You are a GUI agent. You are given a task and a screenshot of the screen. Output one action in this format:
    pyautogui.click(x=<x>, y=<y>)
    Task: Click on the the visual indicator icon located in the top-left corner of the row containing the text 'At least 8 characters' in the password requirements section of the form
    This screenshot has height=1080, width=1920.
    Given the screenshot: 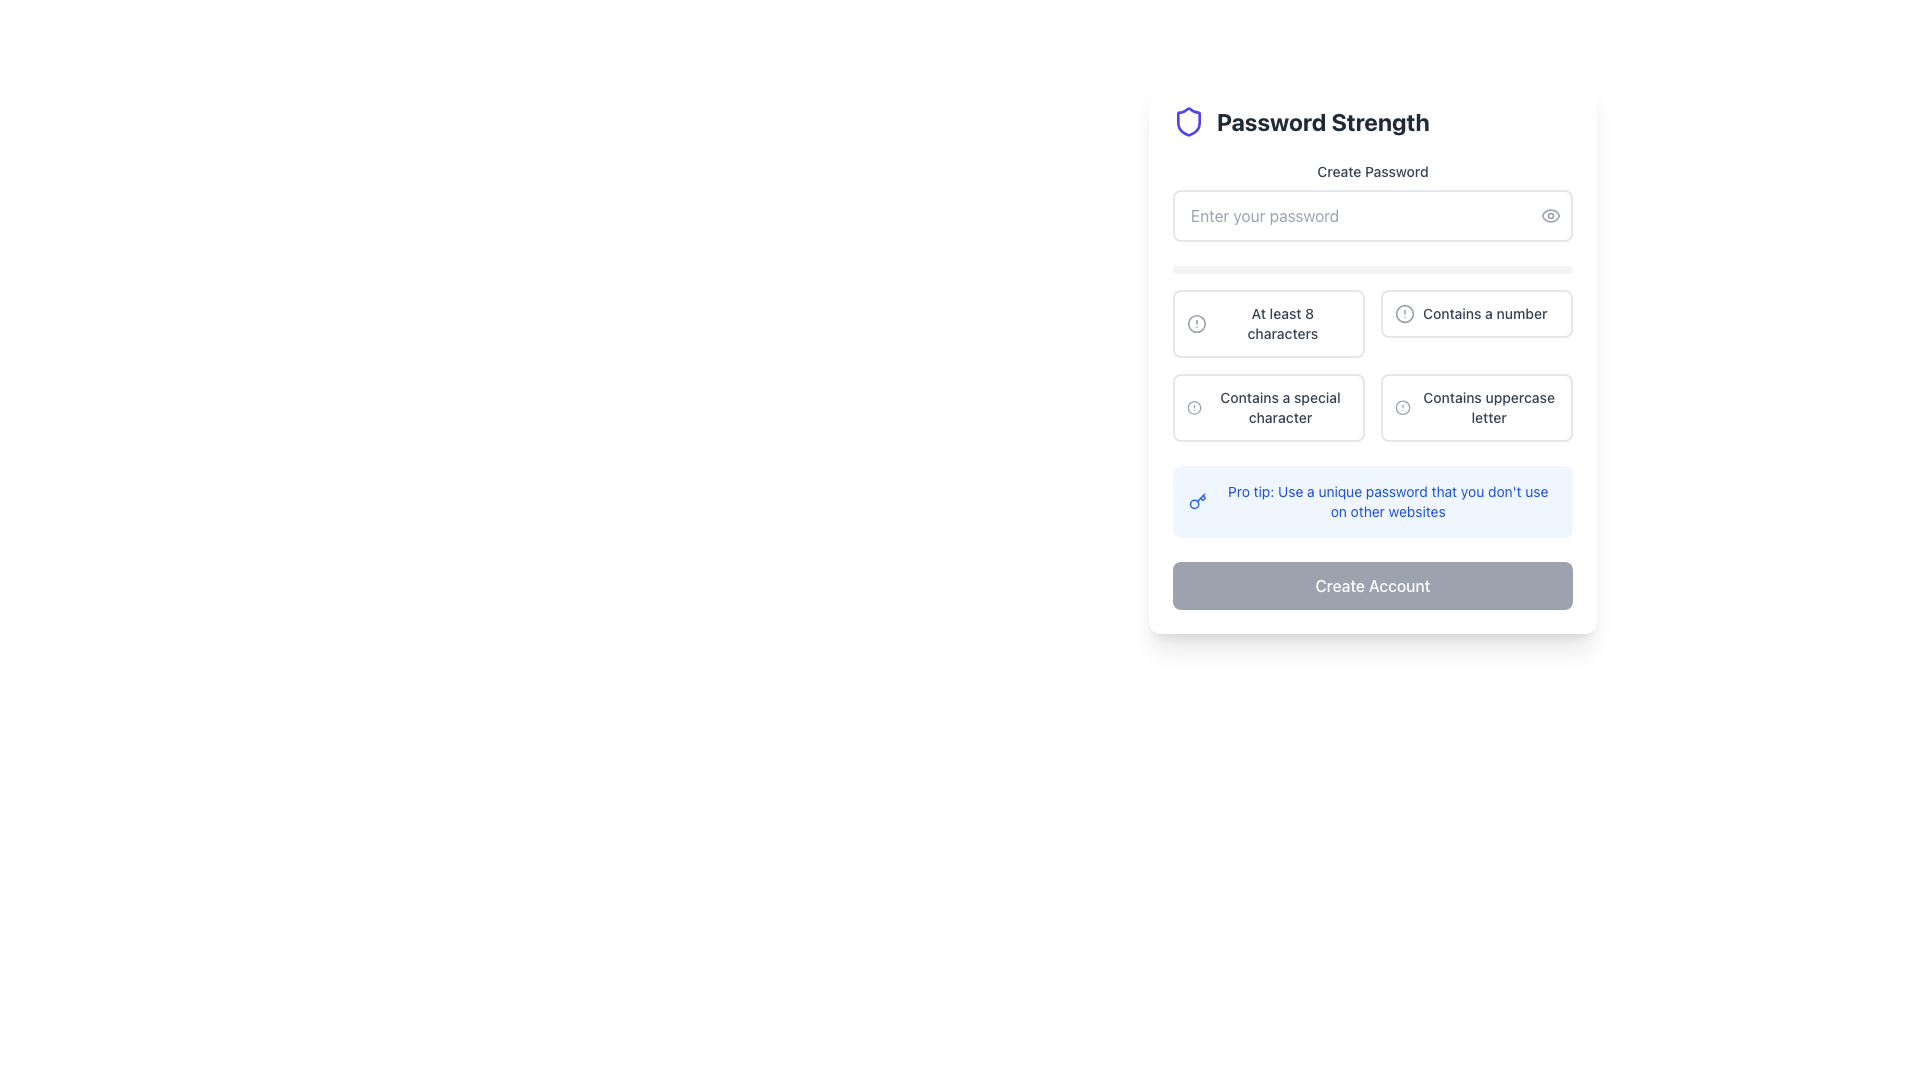 What is the action you would take?
    pyautogui.click(x=1196, y=323)
    